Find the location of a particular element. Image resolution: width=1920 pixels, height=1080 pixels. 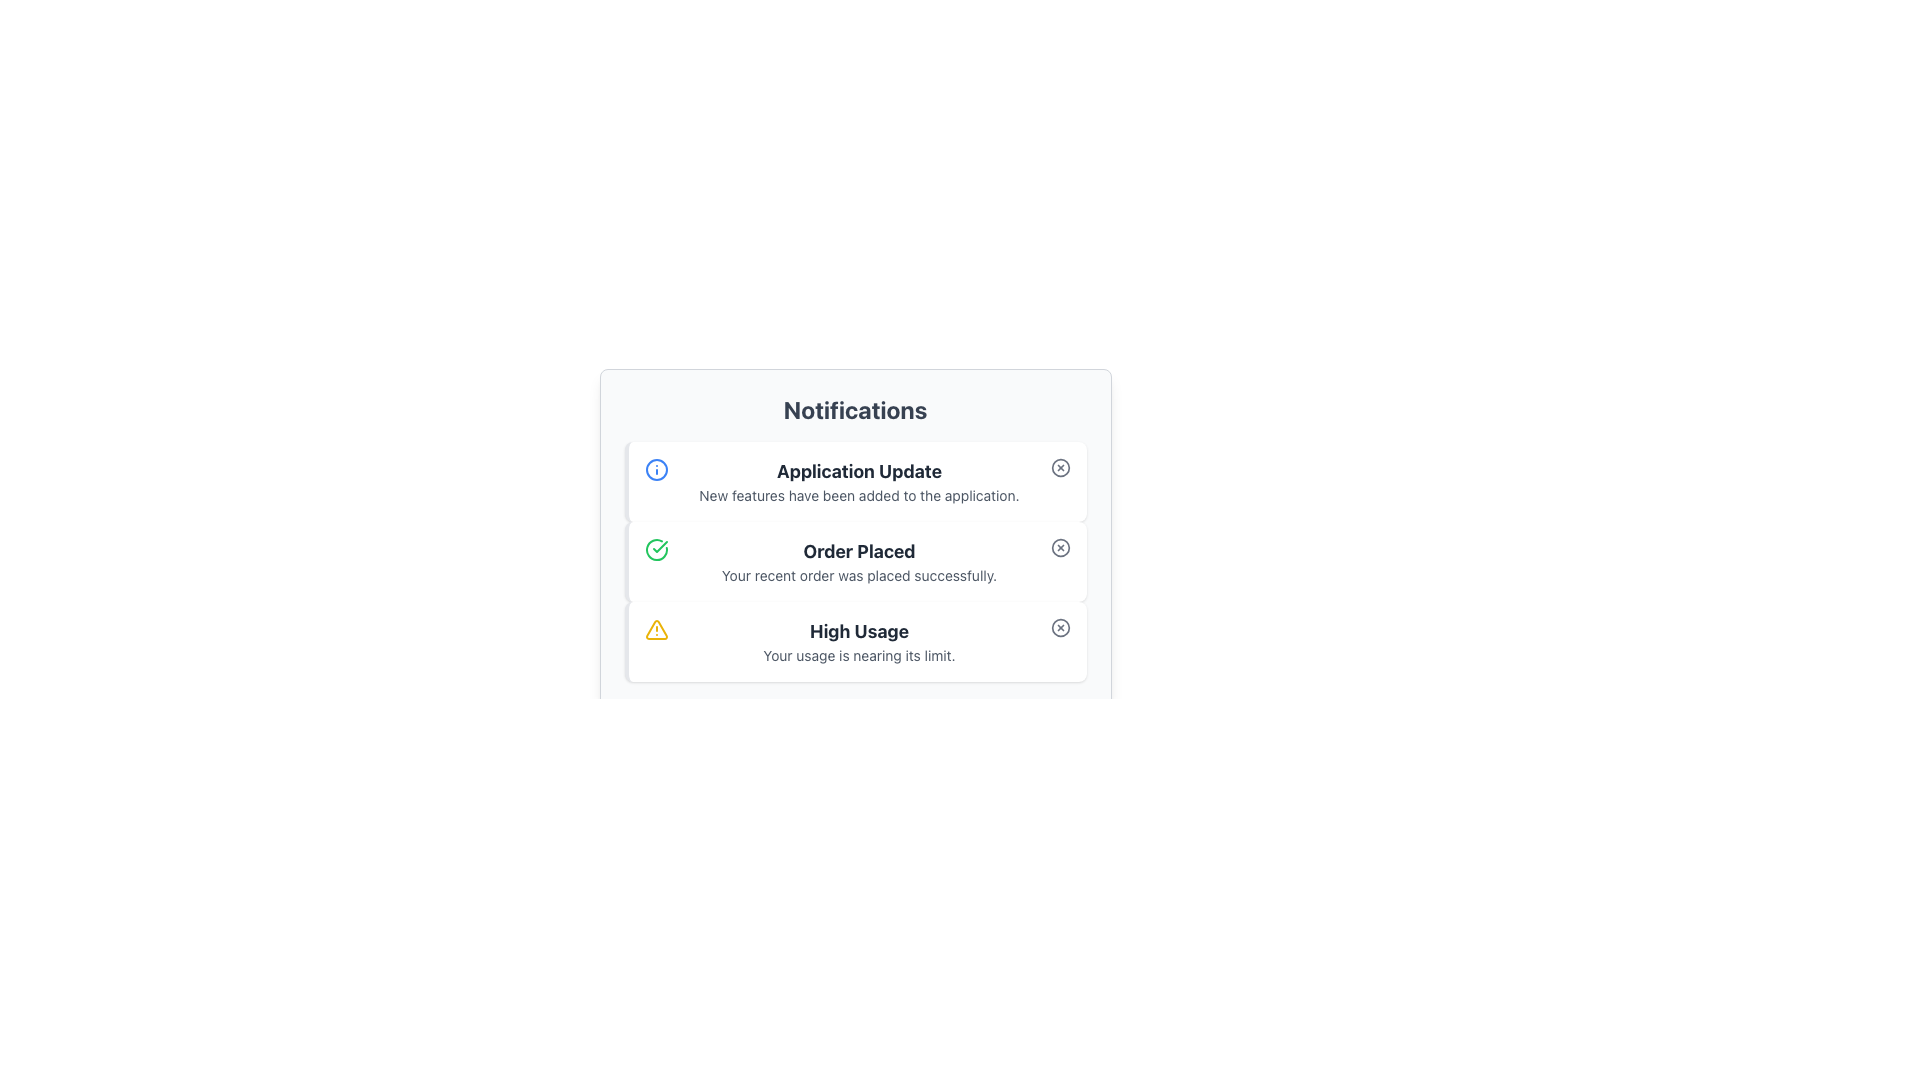

the warning icon in the 'High Usage' notification block, which is the third item in a vertically-stacked notification list, positioned to the left of the textual content is located at coordinates (656, 628).